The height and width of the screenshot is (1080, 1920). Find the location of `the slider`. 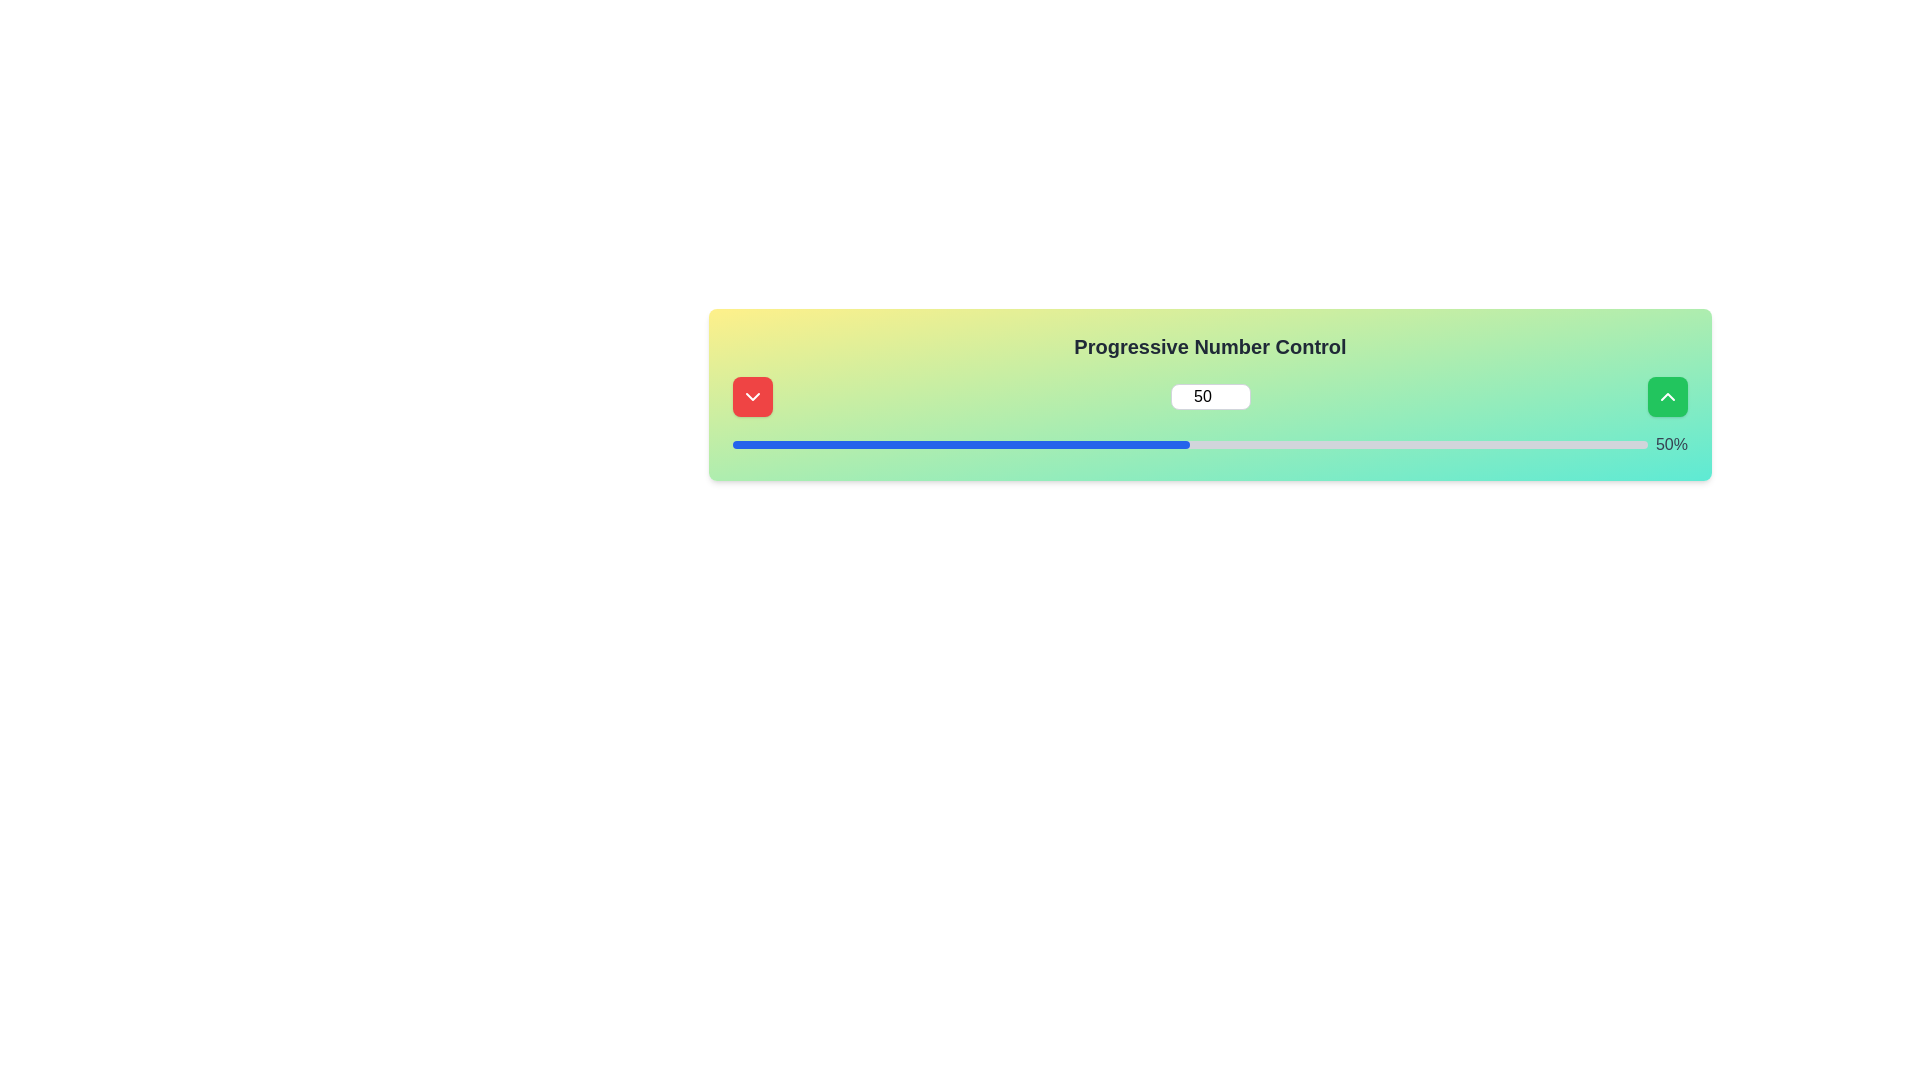

the slider is located at coordinates (924, 443).